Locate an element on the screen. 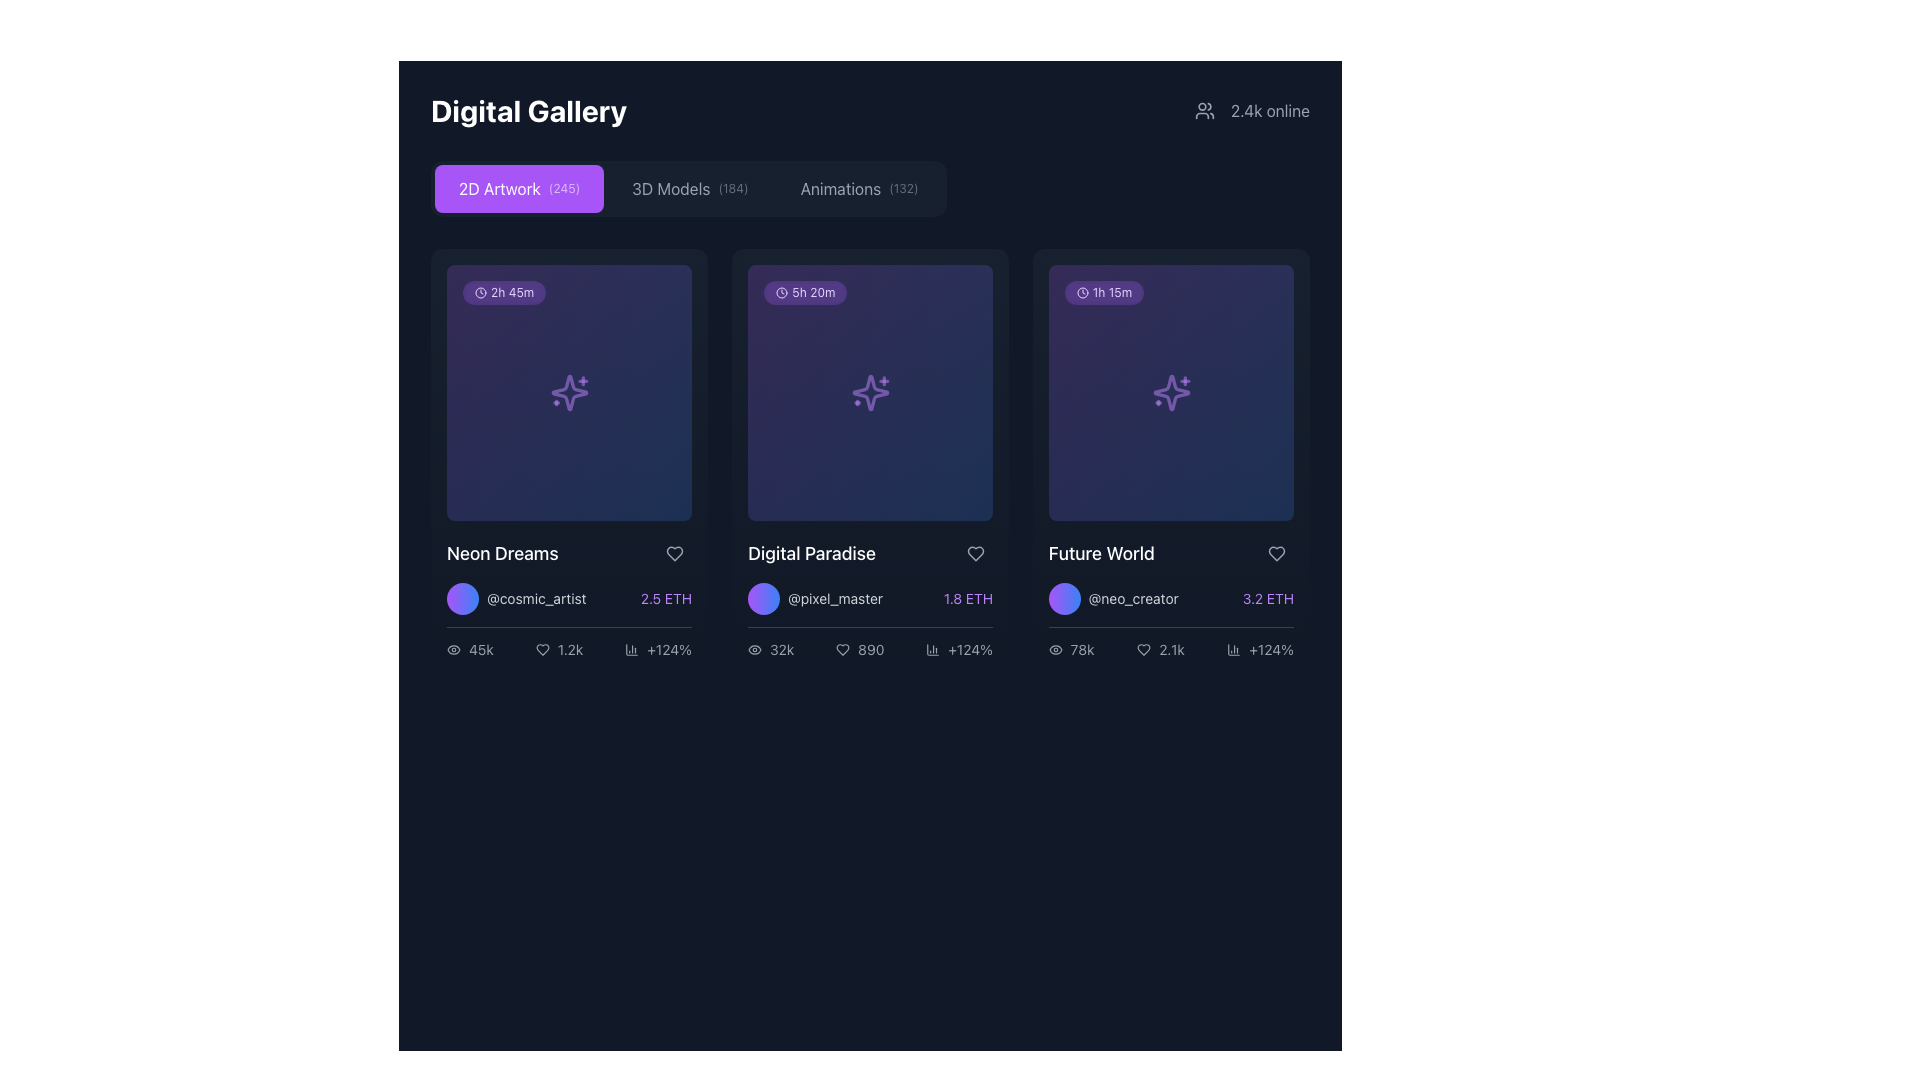 This screenshot has height=1080, width=1920. like count displayed next to the heart icon in the 'Digital Paradise' card, which shows the number '890' is located at coordinates (860, 650).